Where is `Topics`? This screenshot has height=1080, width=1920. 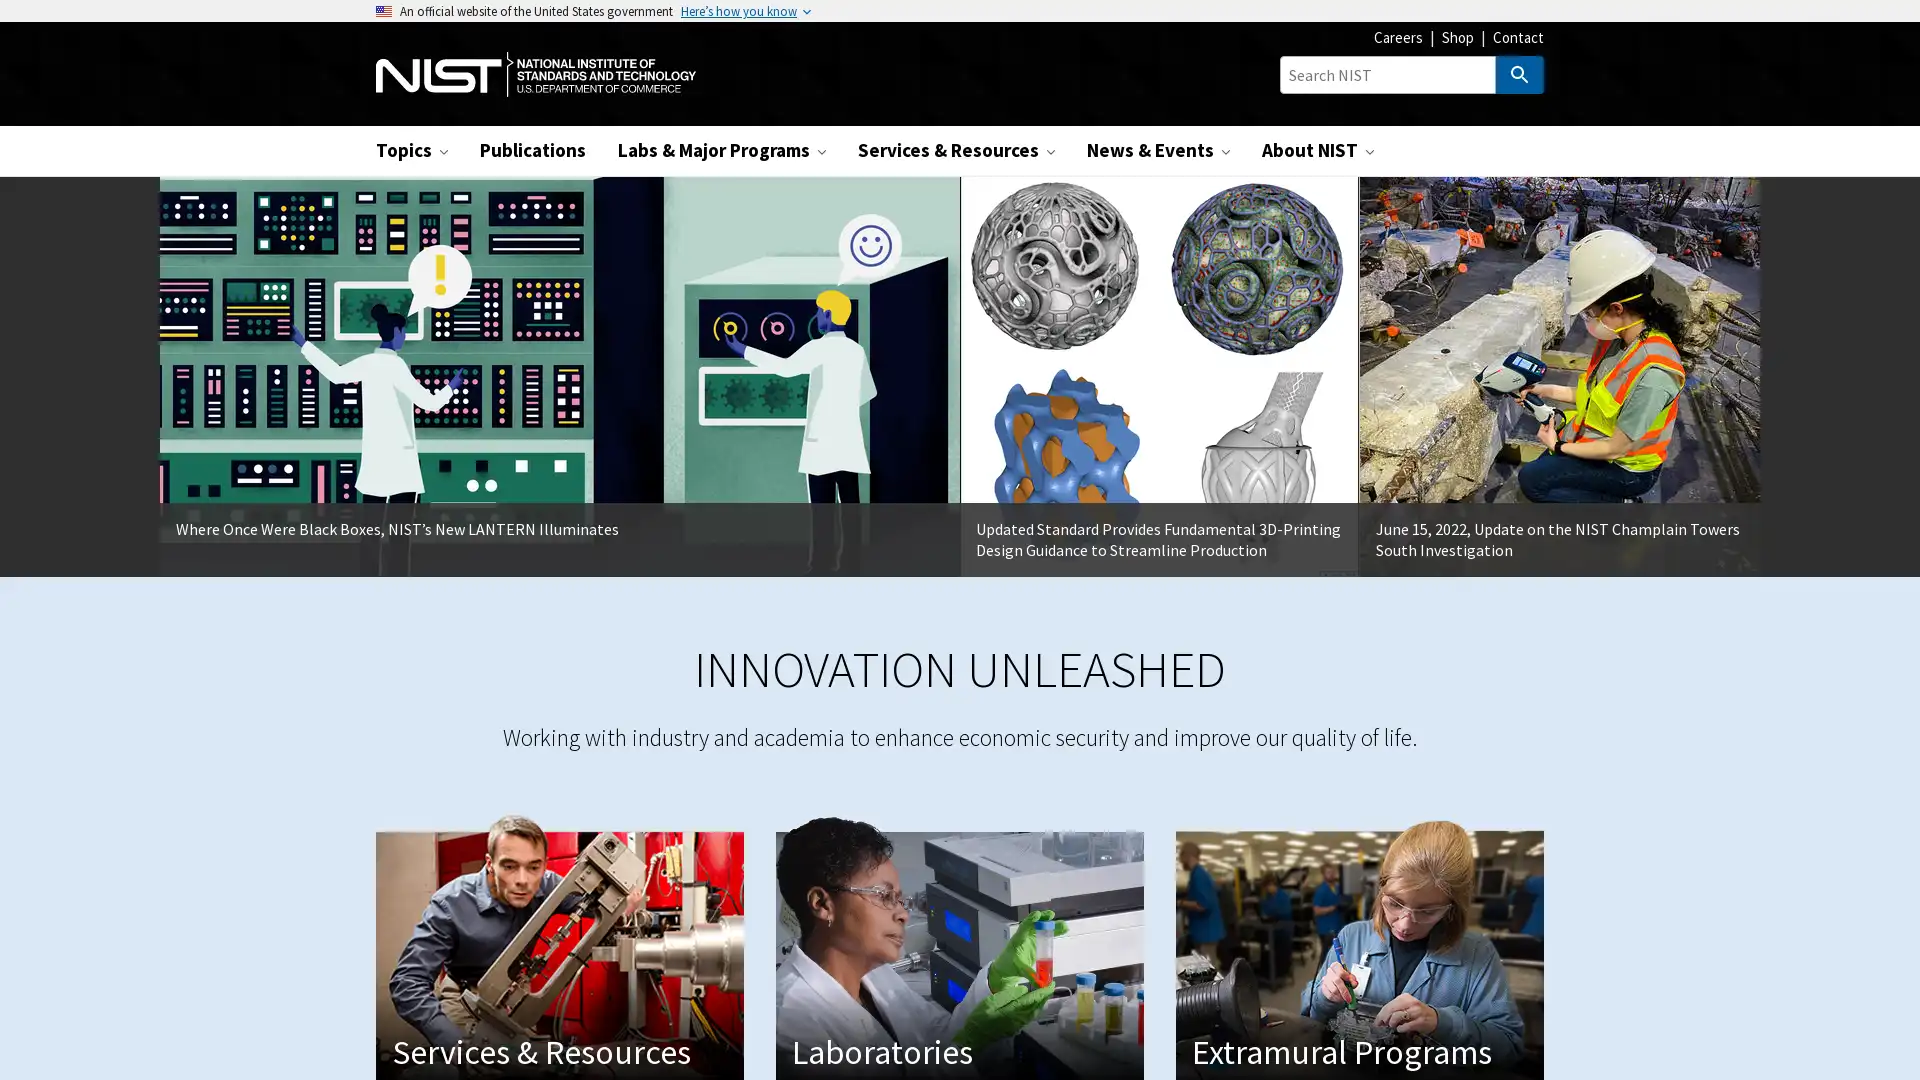
Topics is located at coordinates (411, 149).